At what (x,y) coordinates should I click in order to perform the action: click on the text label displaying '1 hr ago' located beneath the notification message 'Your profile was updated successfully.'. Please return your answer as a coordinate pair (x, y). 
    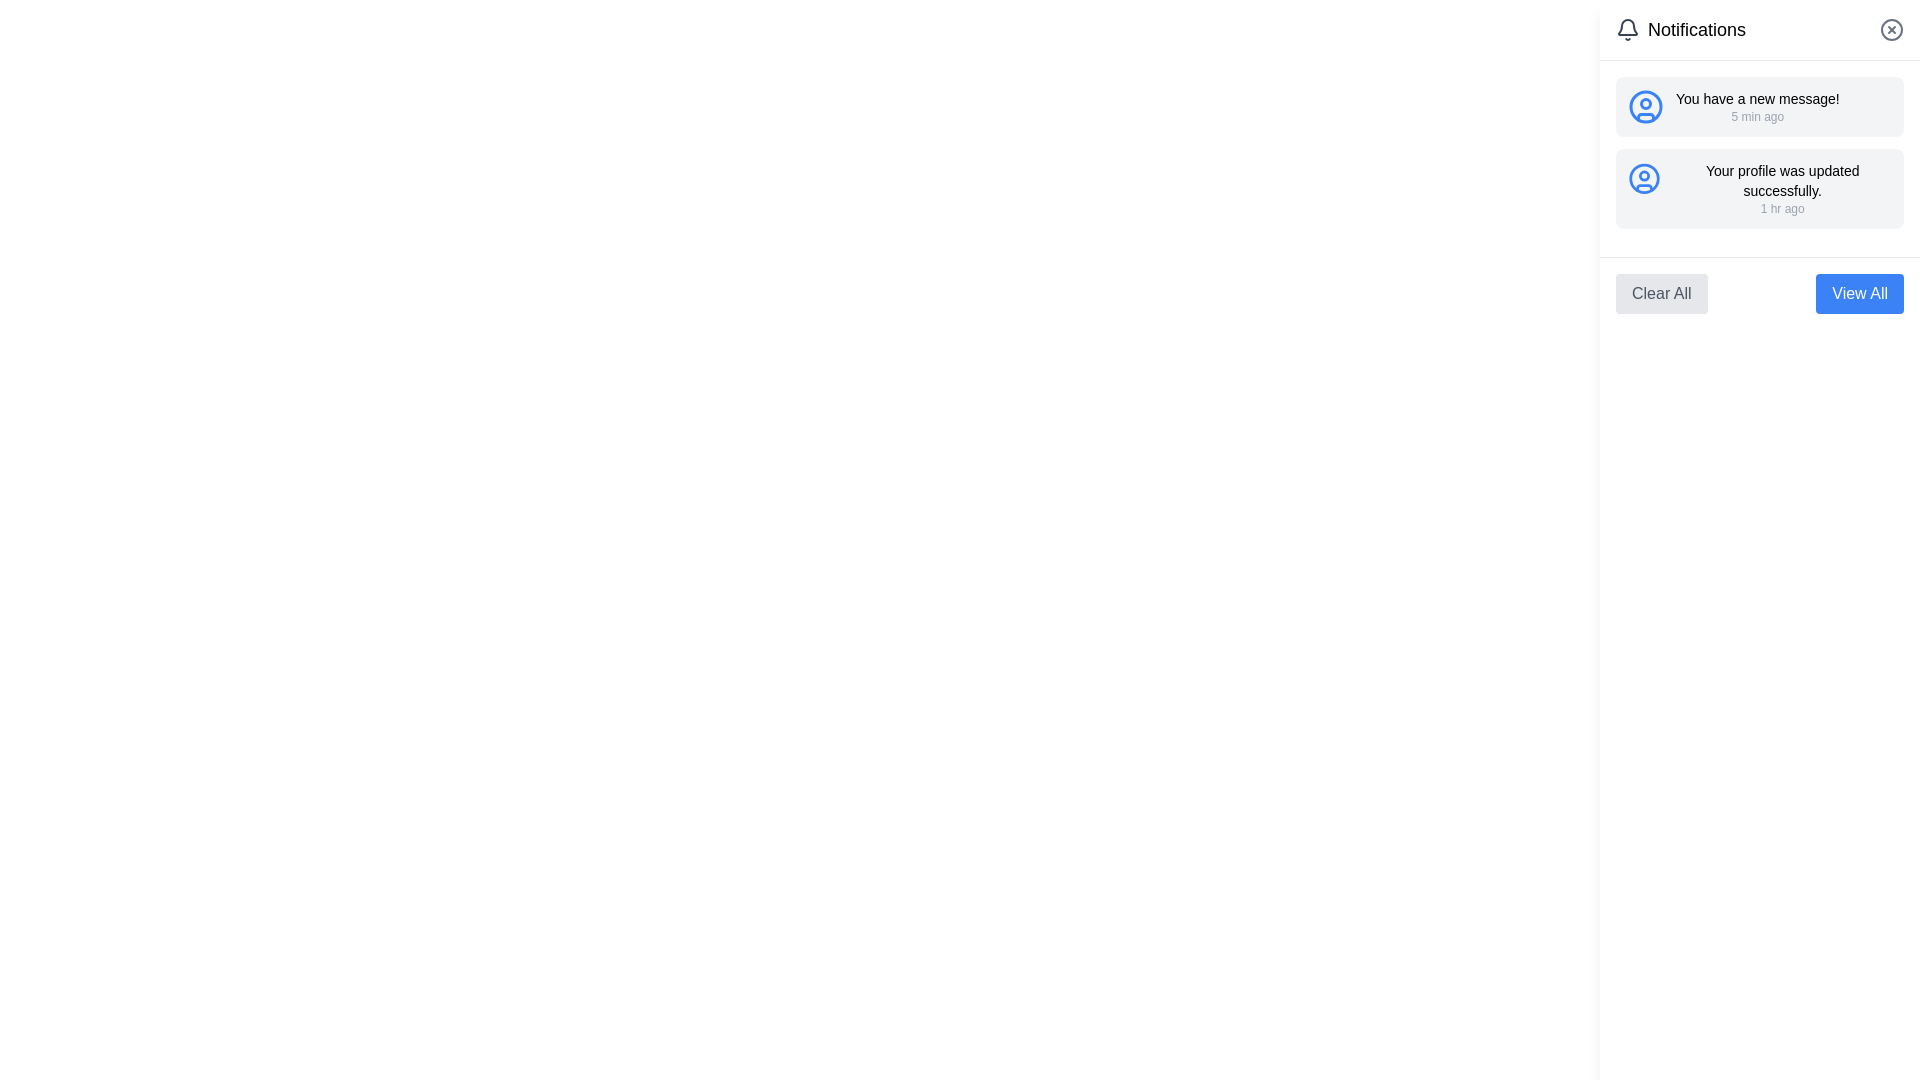
    Looking at the image, I should click on (1782, 208).